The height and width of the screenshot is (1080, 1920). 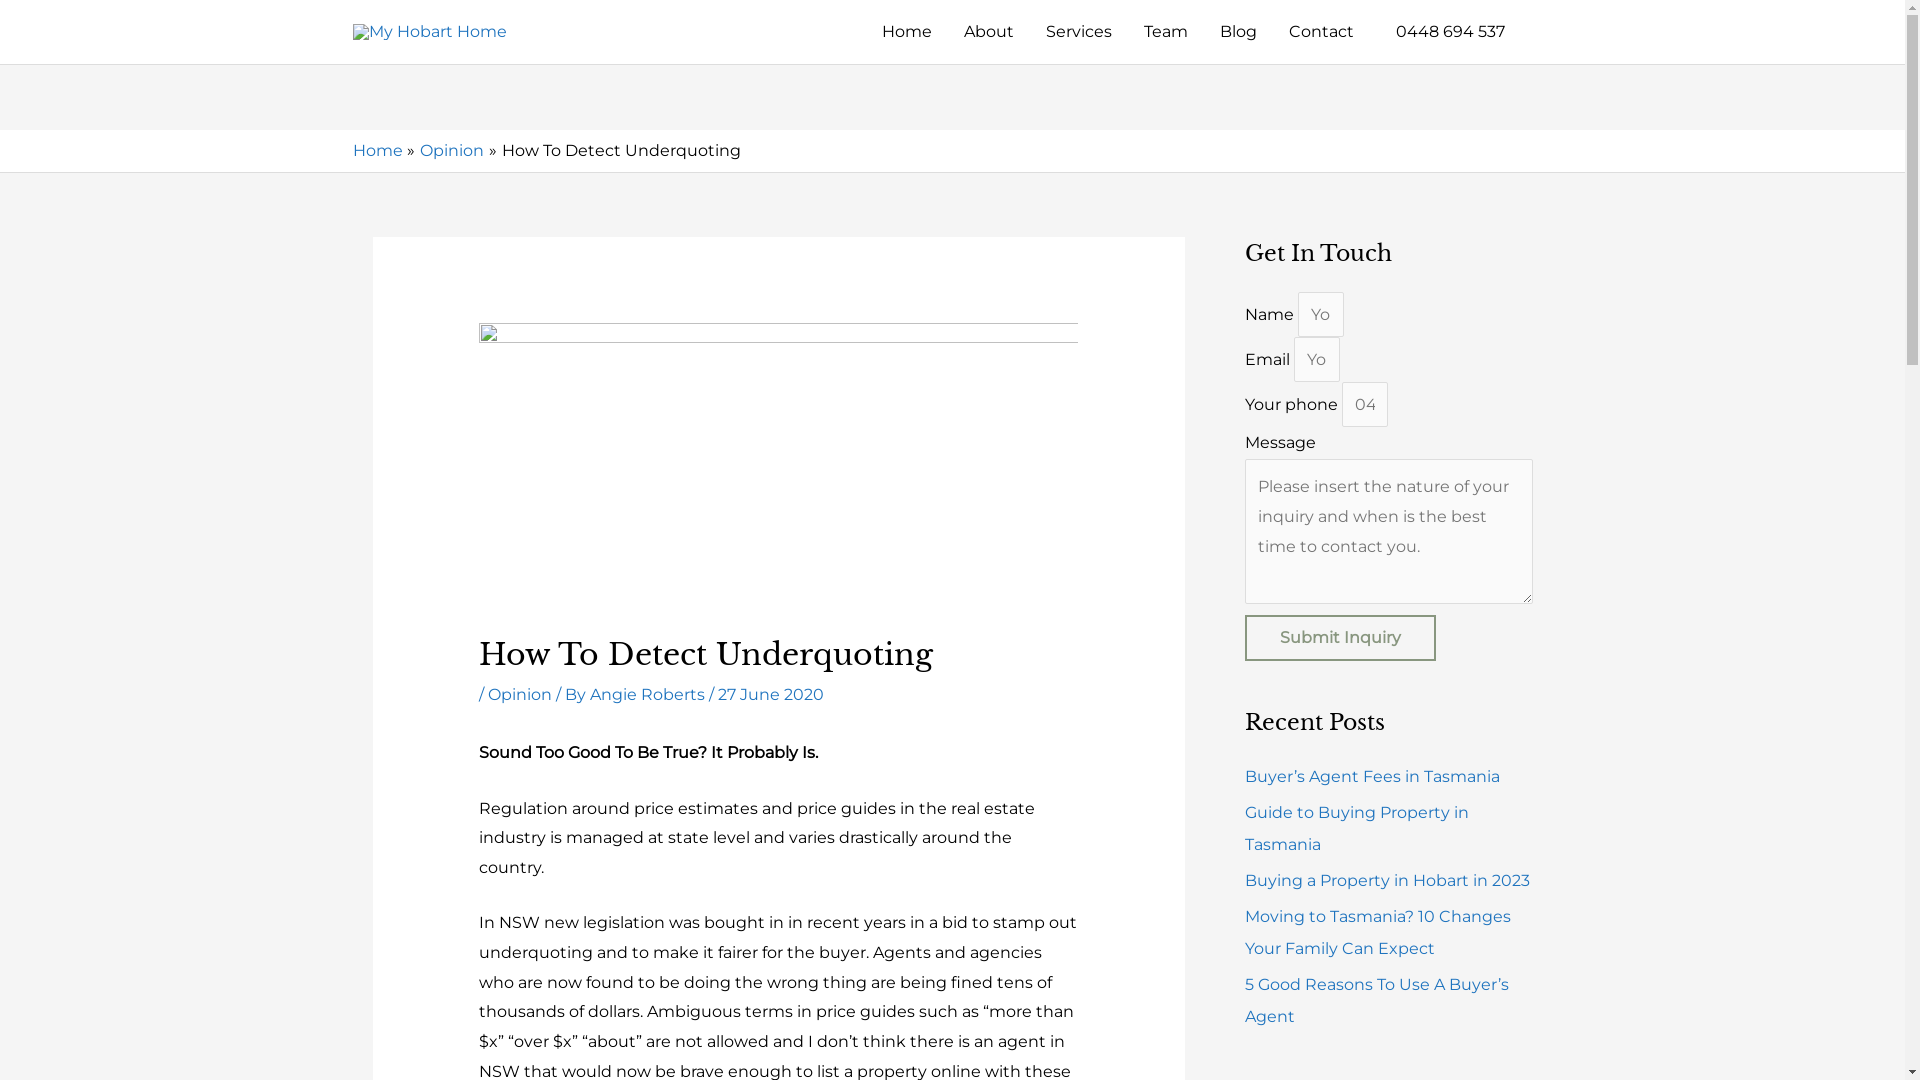 I want to click on 'Opinion', so click(x=519, y=693).